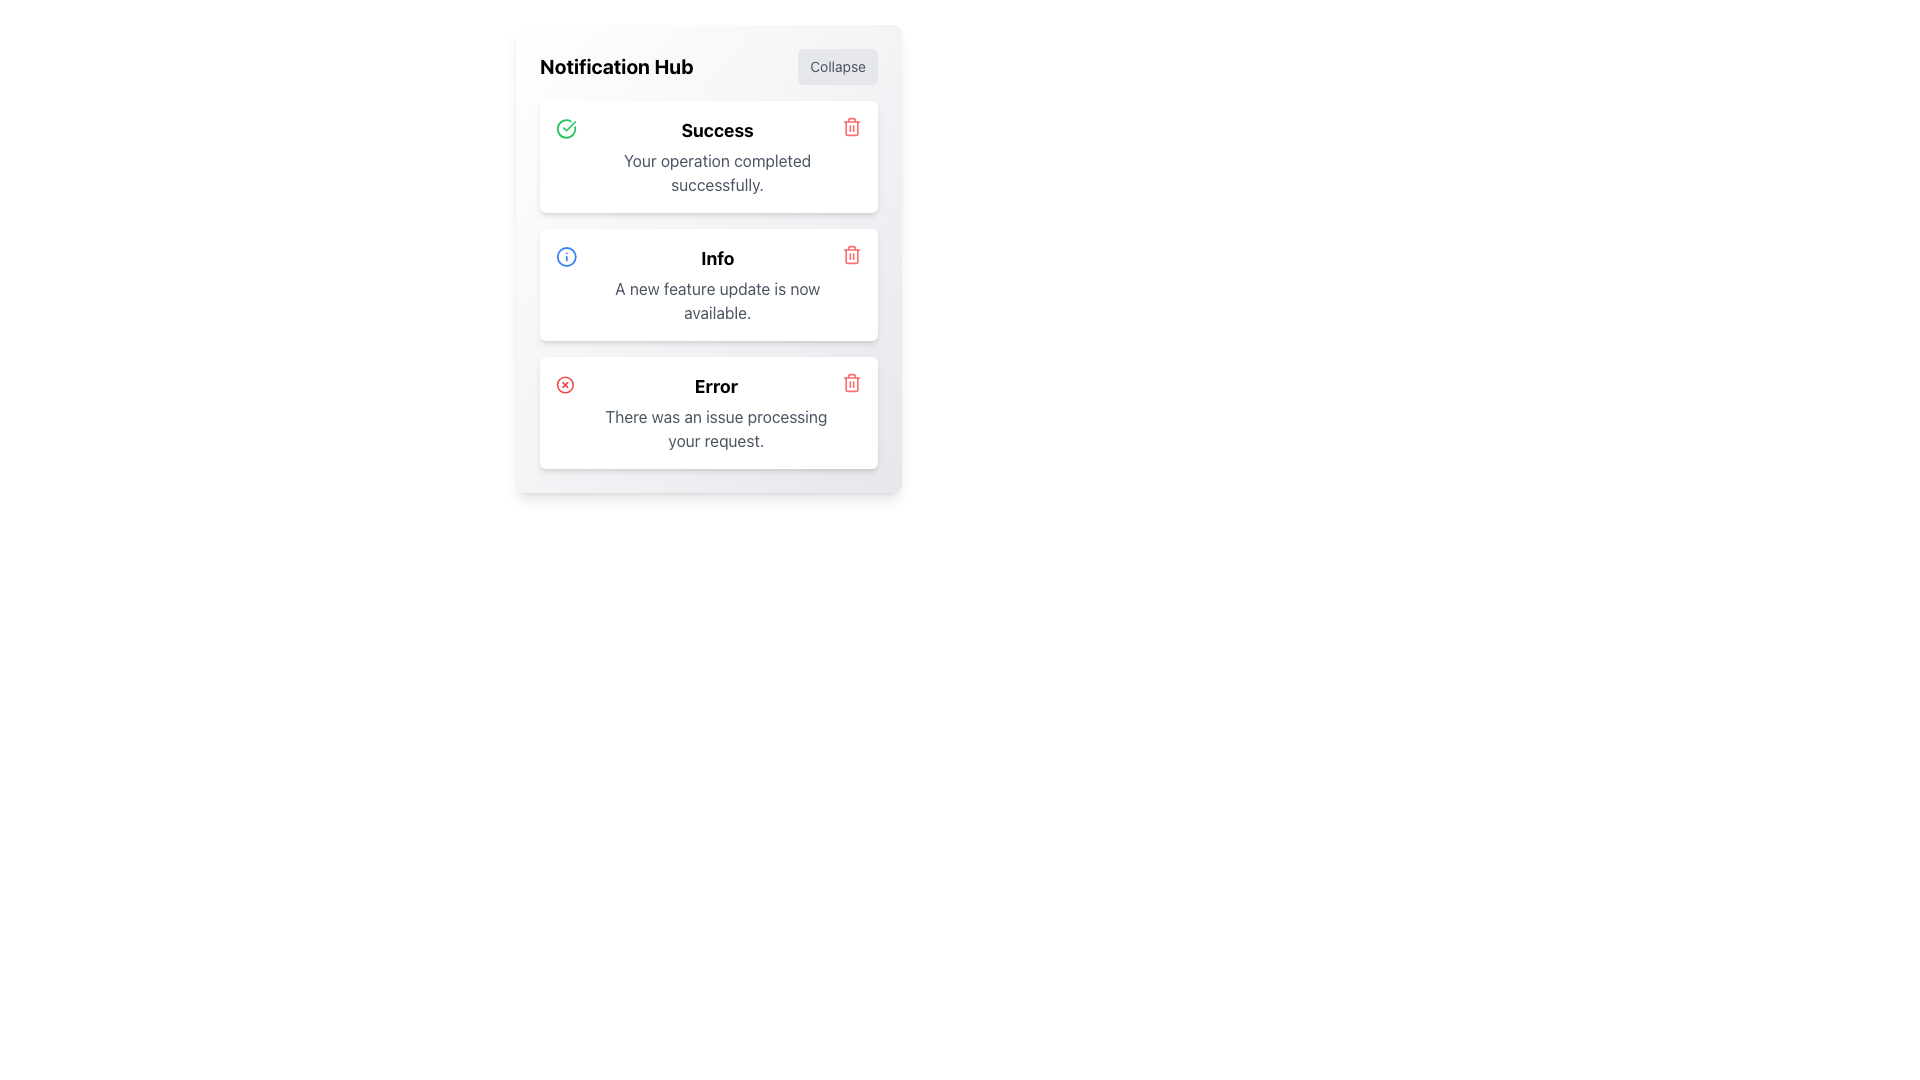  What do you see at coordinates (565, 256) in the screenshot?
I see `the blue outlined circular element in the SVG icon located next to the 'Info' label in the notification hub` at bounding box center [565, 256].